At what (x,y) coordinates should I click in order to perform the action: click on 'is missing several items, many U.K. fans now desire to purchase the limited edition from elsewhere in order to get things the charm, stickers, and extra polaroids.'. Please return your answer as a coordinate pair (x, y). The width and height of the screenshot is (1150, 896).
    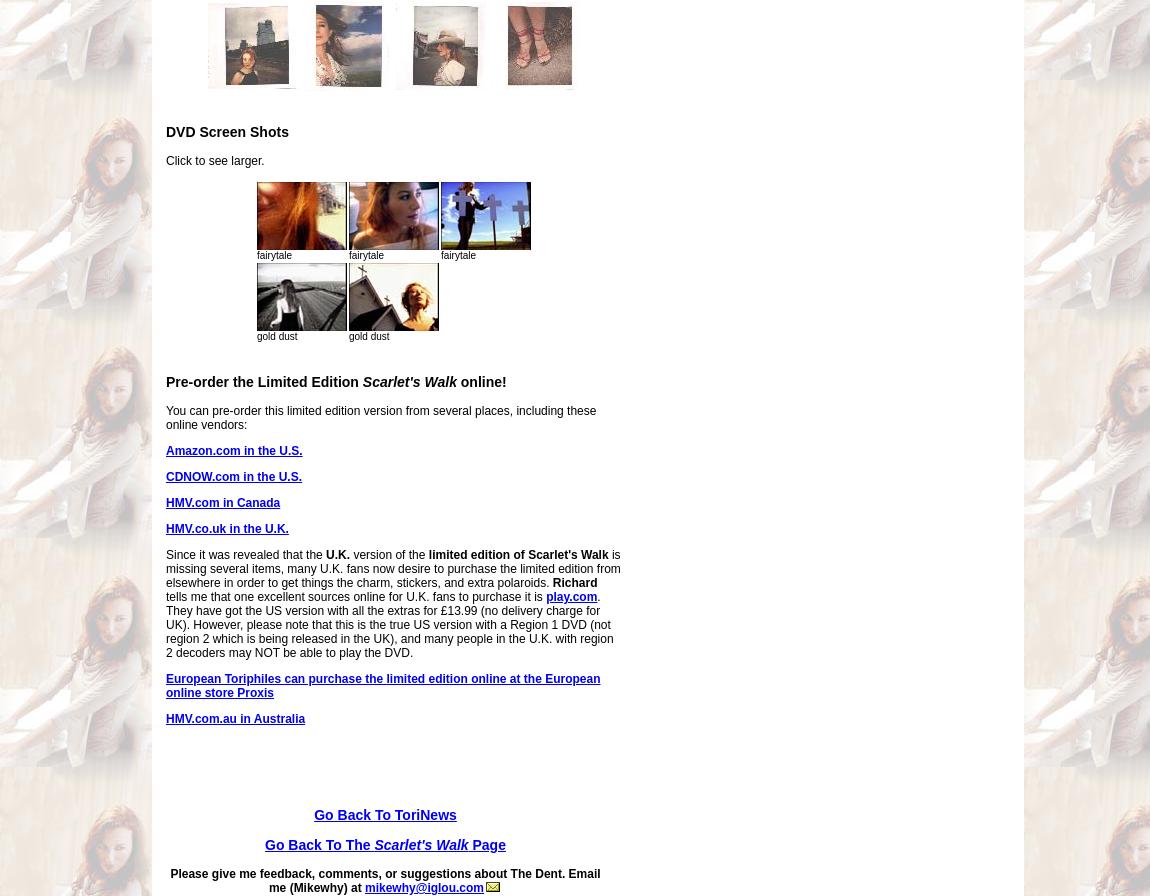
    Looking at the image, I should click on (164, 568).